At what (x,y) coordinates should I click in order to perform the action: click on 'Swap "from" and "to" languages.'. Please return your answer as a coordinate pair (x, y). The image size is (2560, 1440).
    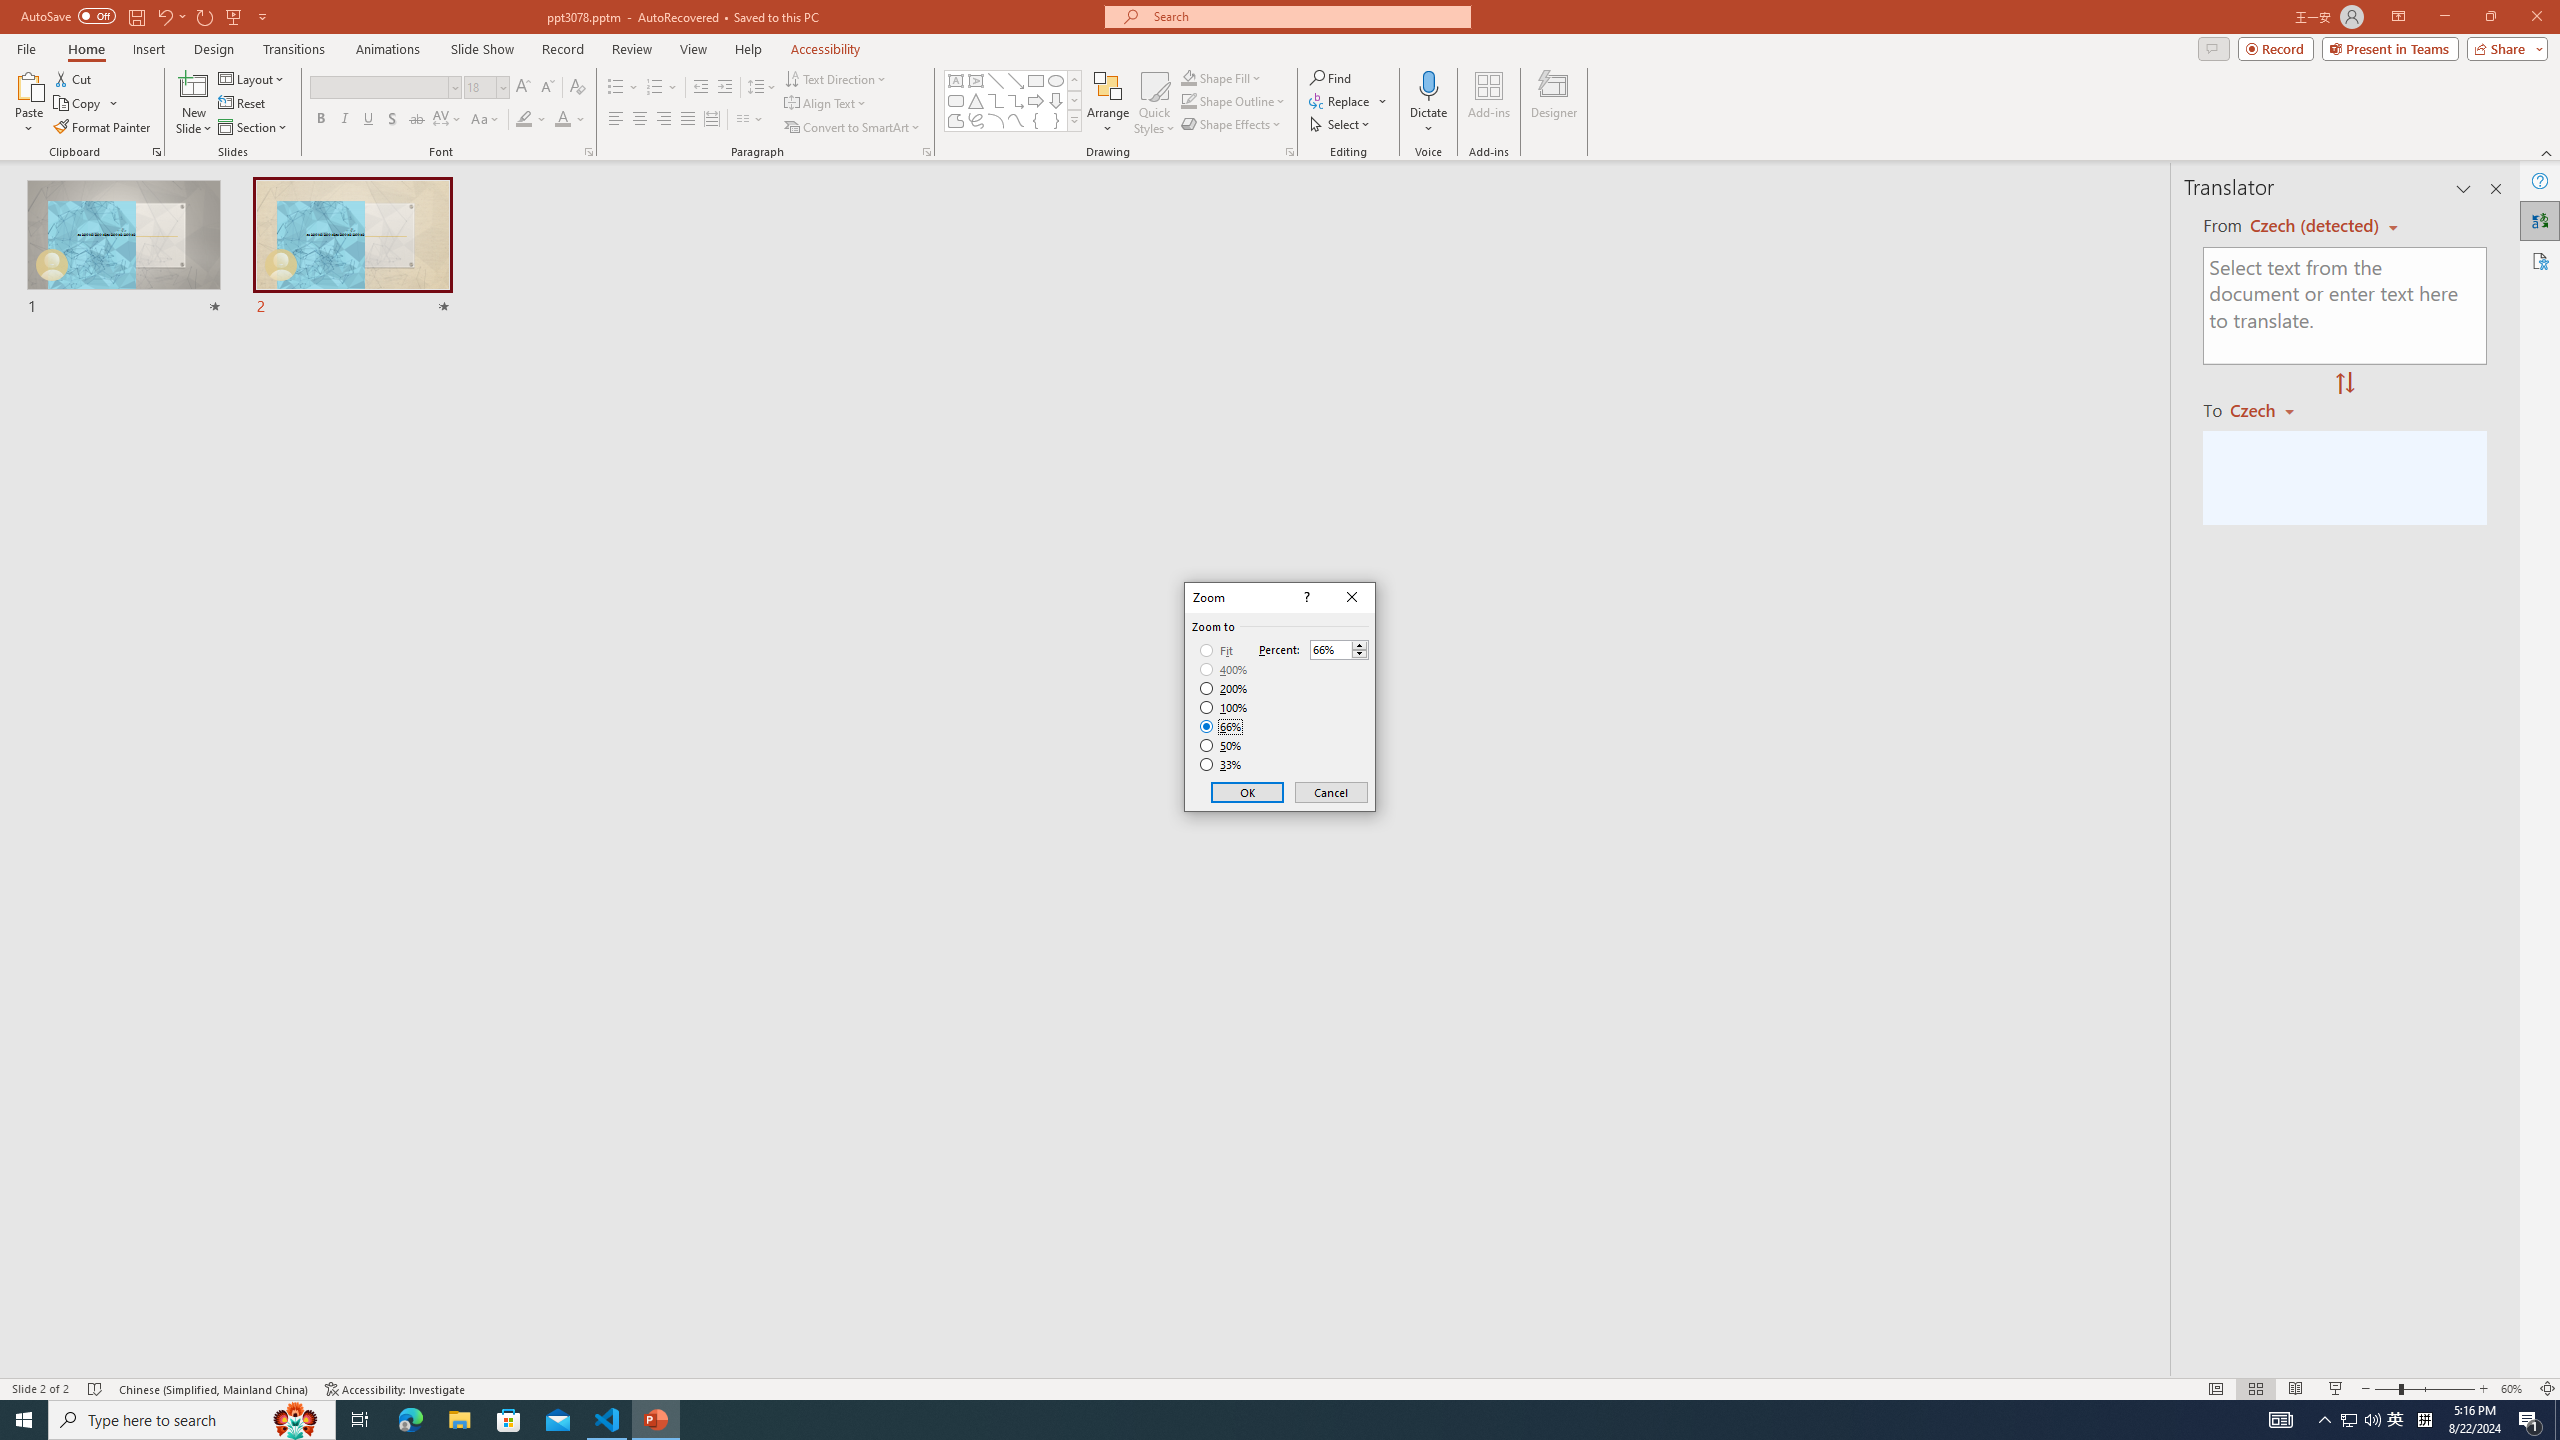
    Looking at the image, I should click on (2343, 383).